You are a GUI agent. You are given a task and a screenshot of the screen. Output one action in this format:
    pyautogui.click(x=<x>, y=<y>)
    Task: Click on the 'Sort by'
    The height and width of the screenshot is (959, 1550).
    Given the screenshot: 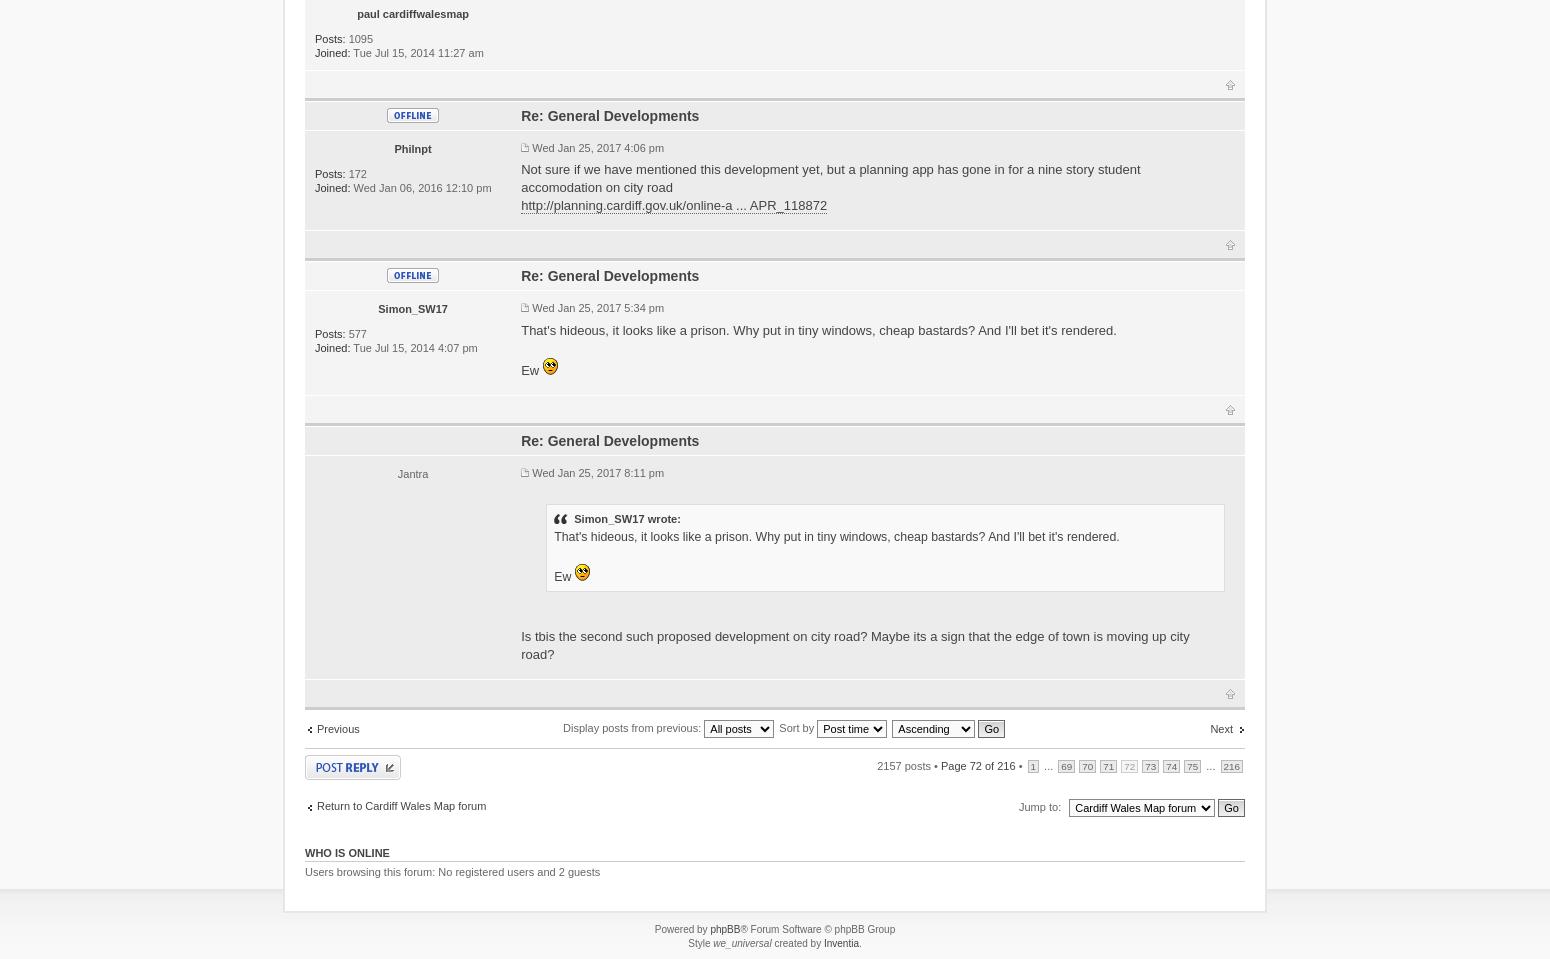 What is the action you would take?
    pyautogui.click(x=796, y=726)
    